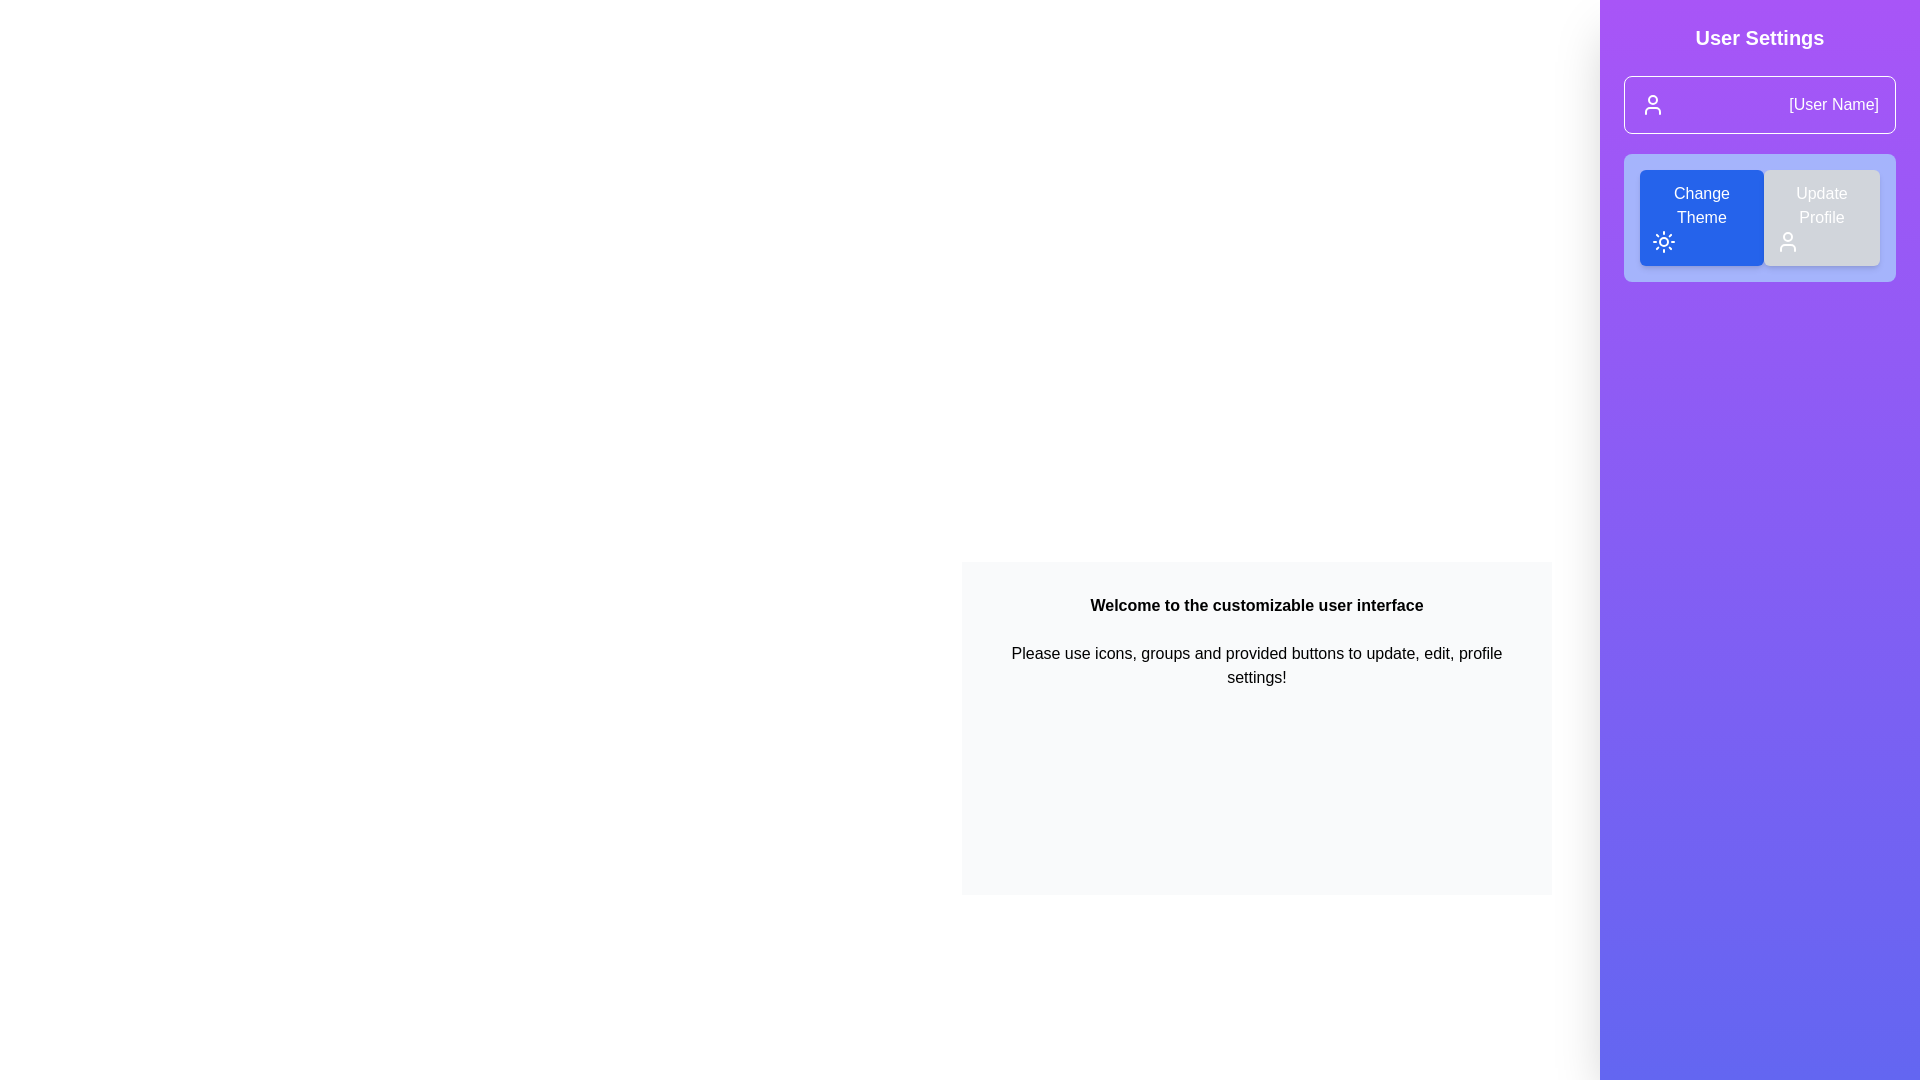 Image resolution: width=1920 pixels, height=1080 pixels. What do you see at coordinates (1879, 39) in the screenshot?
I see `button at the top-right corner to toggle the drawer open or close` at bounding box center [1879, 39].